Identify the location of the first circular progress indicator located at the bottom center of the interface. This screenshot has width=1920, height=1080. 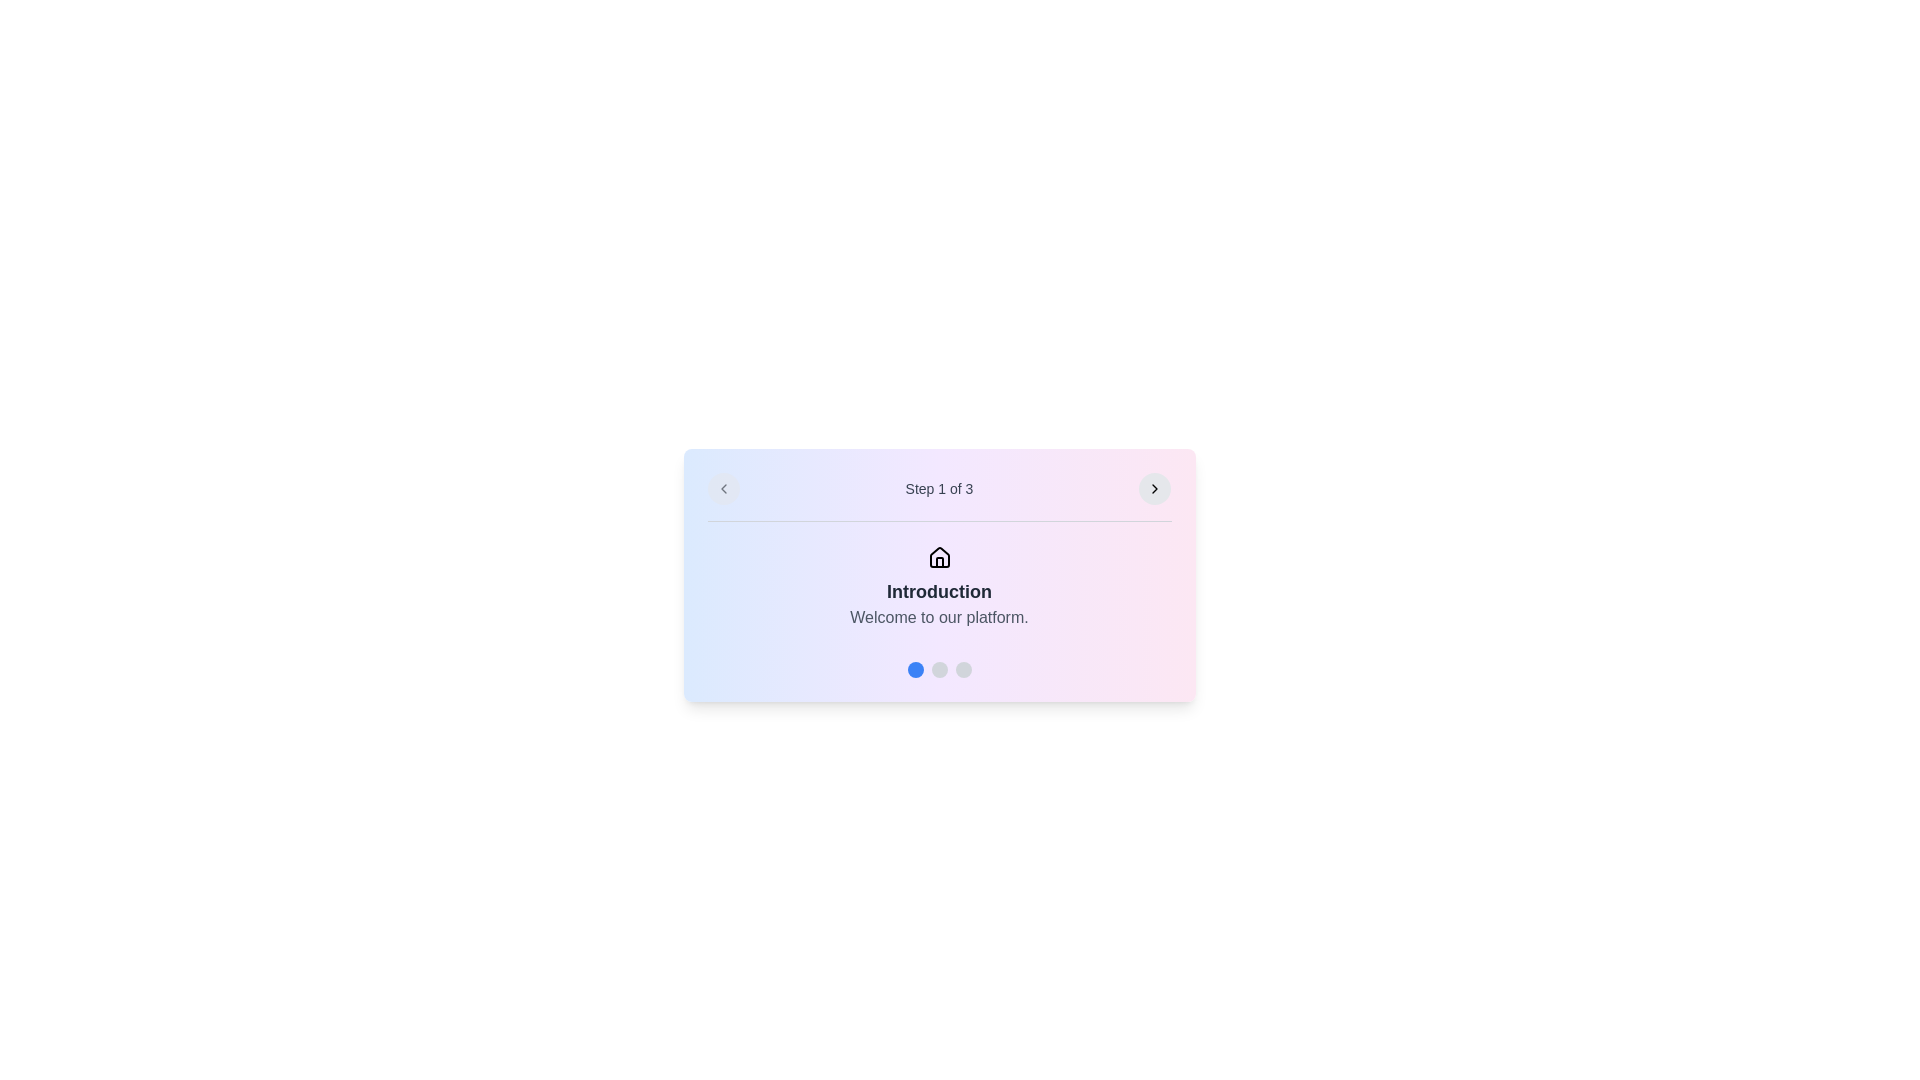
(914, 670).